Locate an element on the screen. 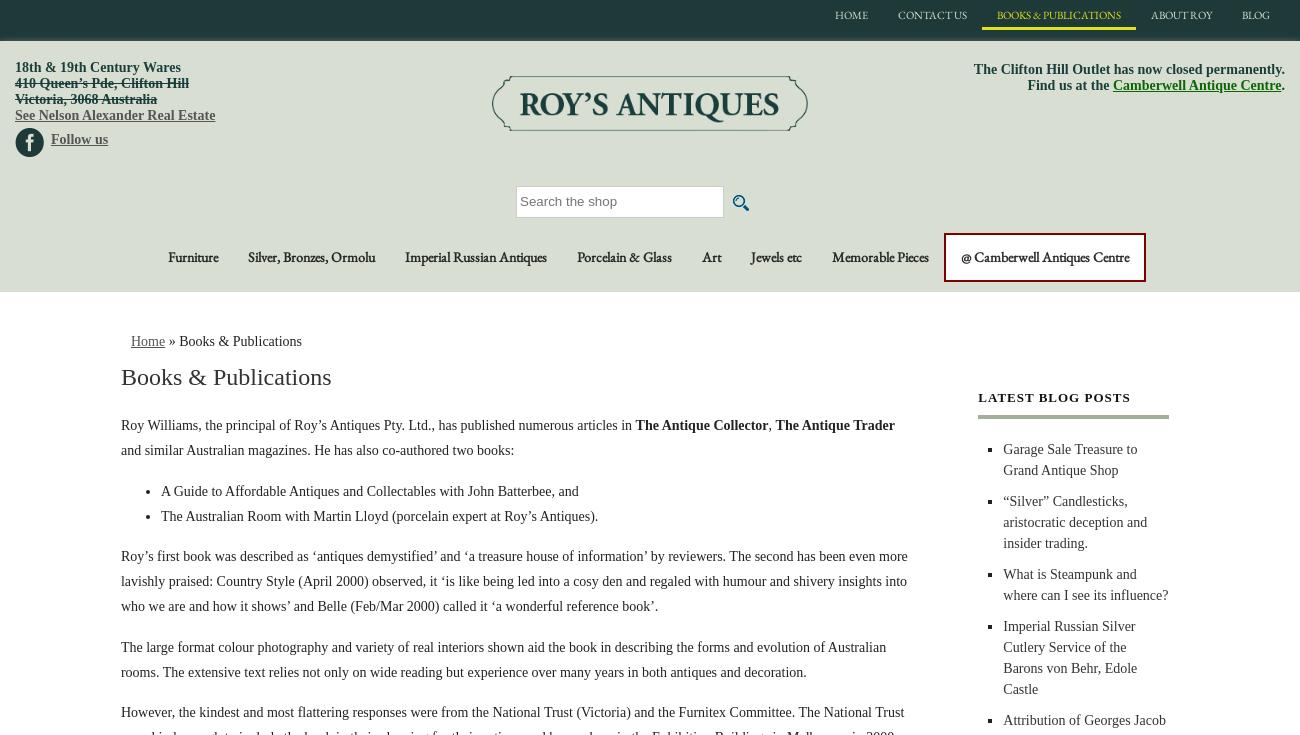 The height and width of the screenshot is (735, 1300). 'Art' is located at coordinates (711, 256).